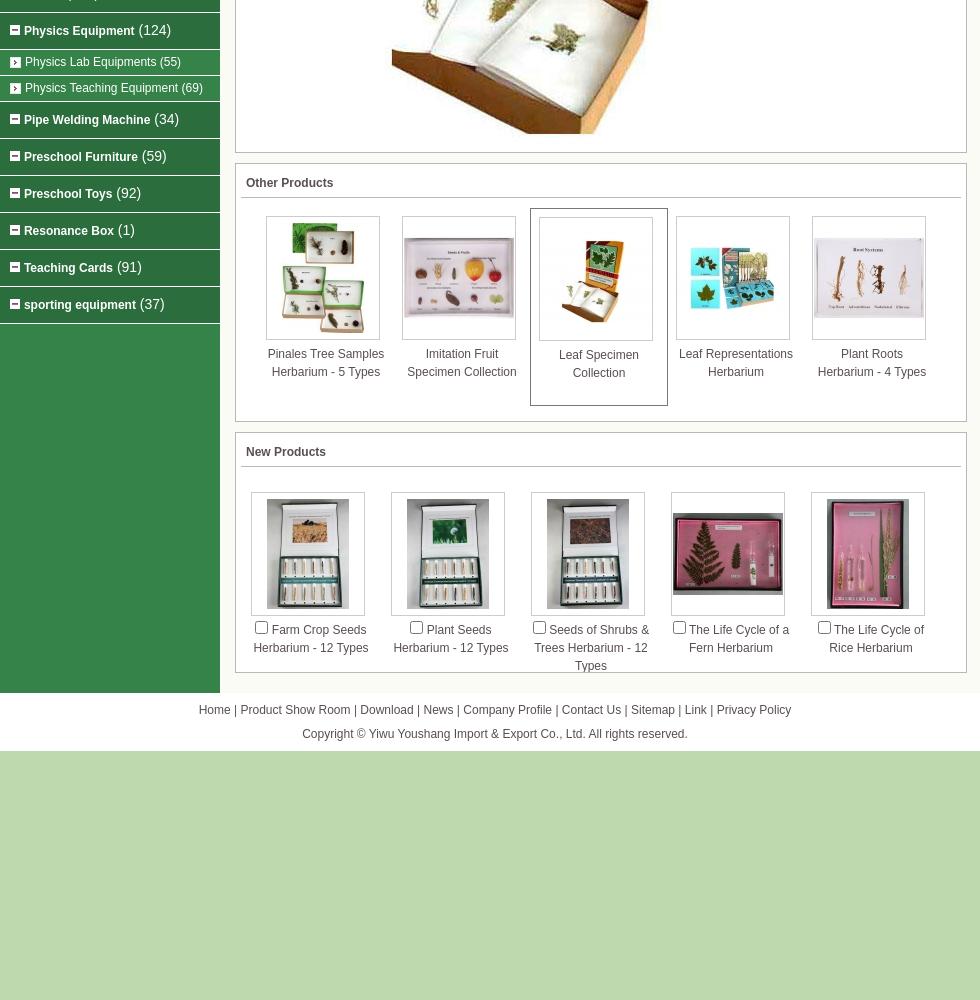  I want to click on 'Physics Lab Equipments', so click(90, 62).